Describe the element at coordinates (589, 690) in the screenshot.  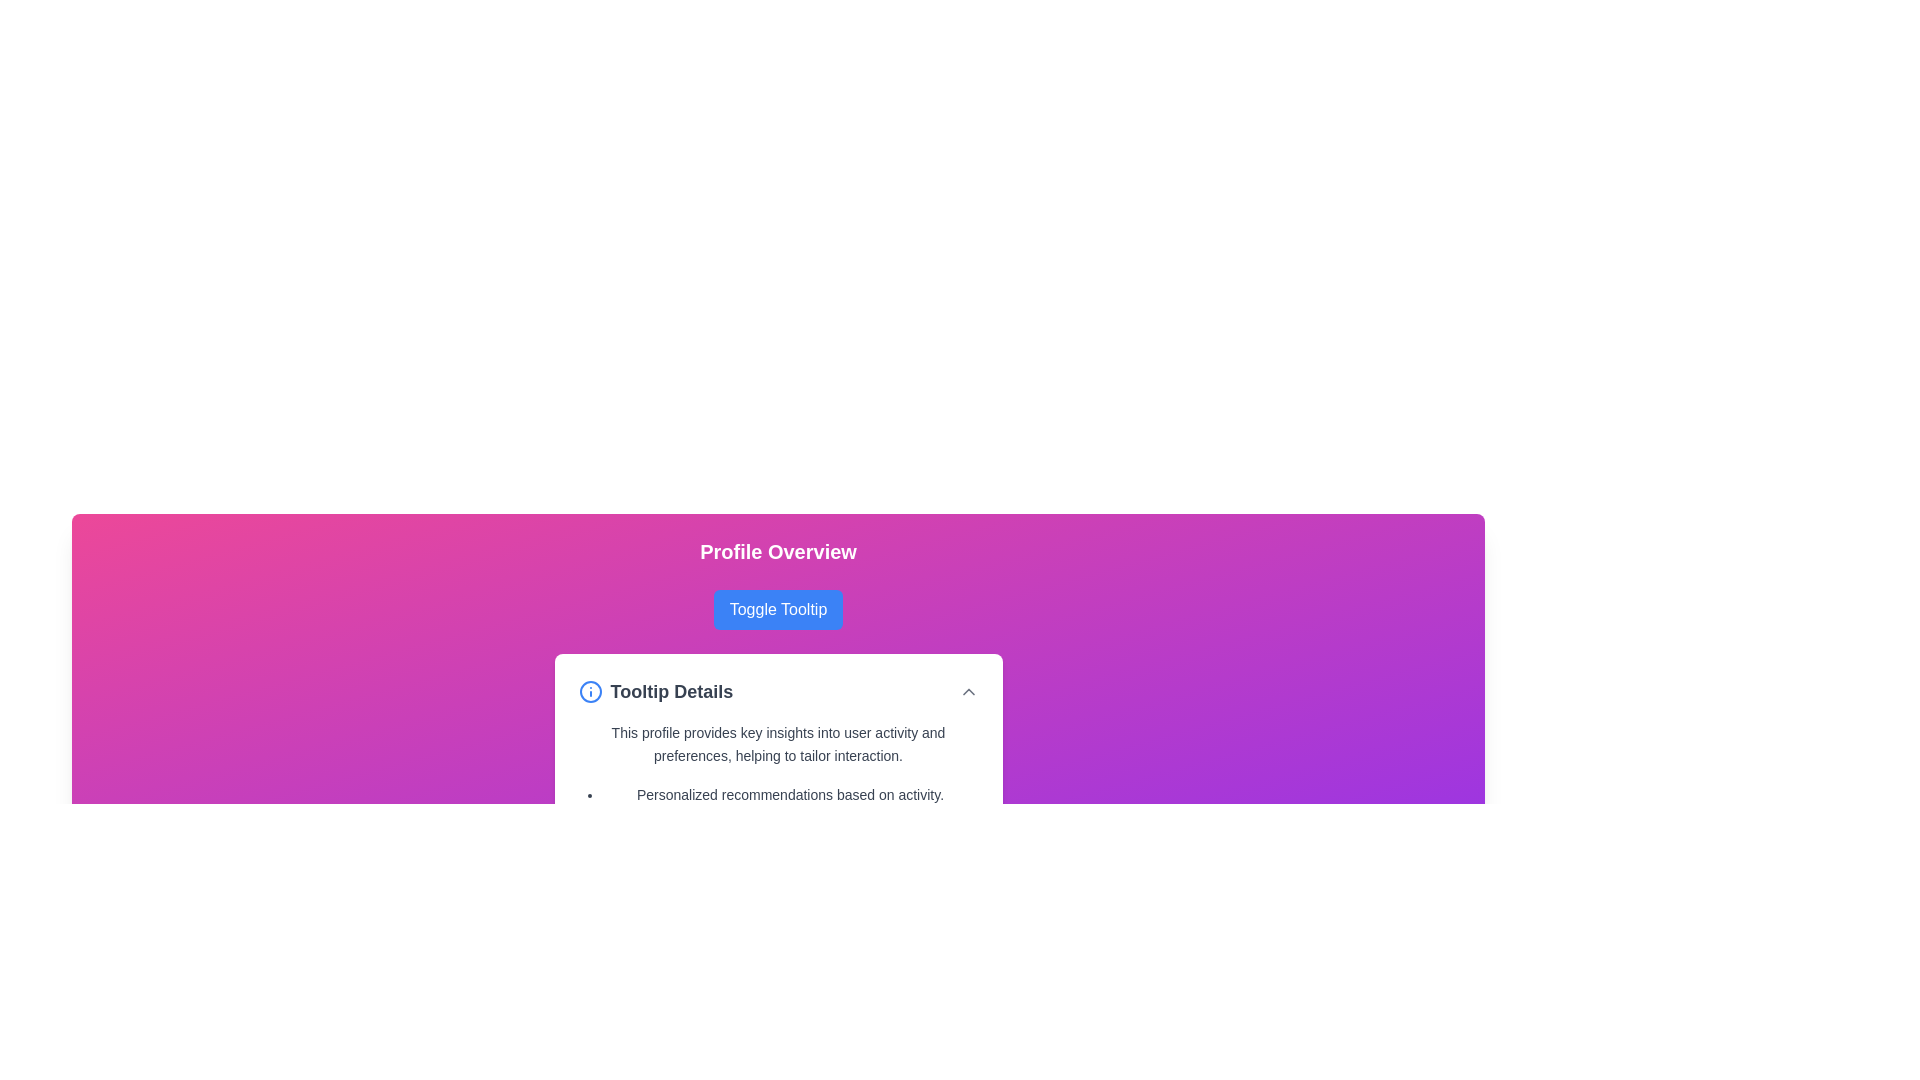
I see `the icon located to the left of the 'Tooltip Details' text` at that location.